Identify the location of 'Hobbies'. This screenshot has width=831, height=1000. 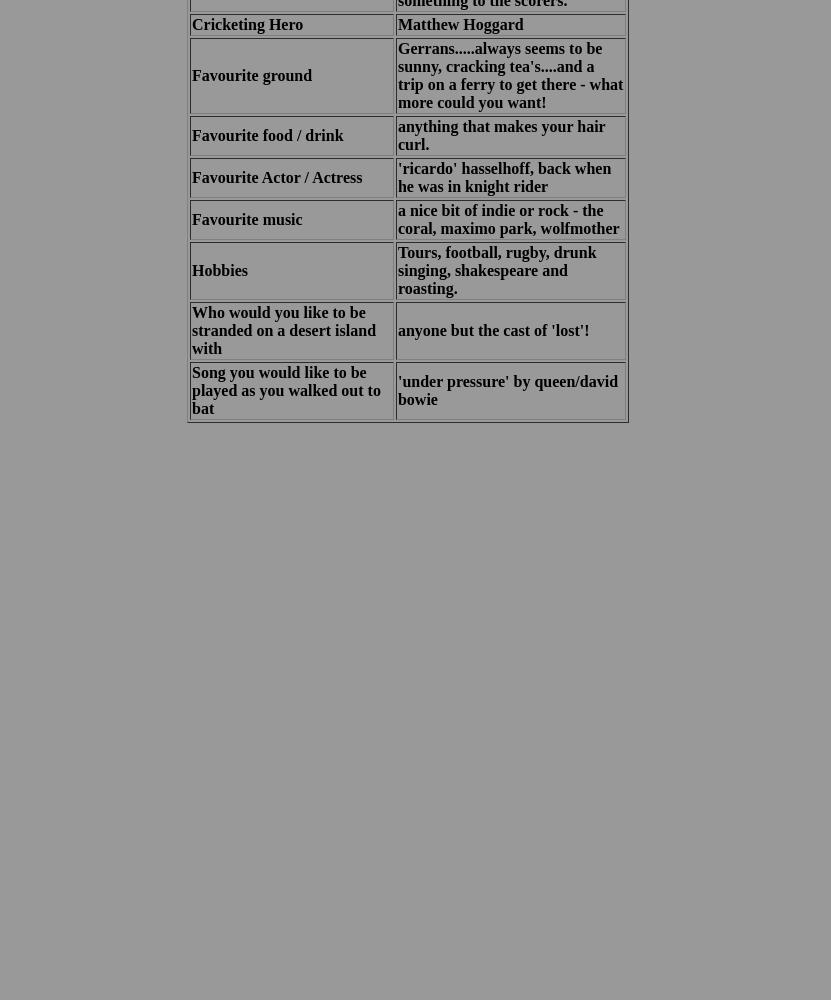
(219, 270).